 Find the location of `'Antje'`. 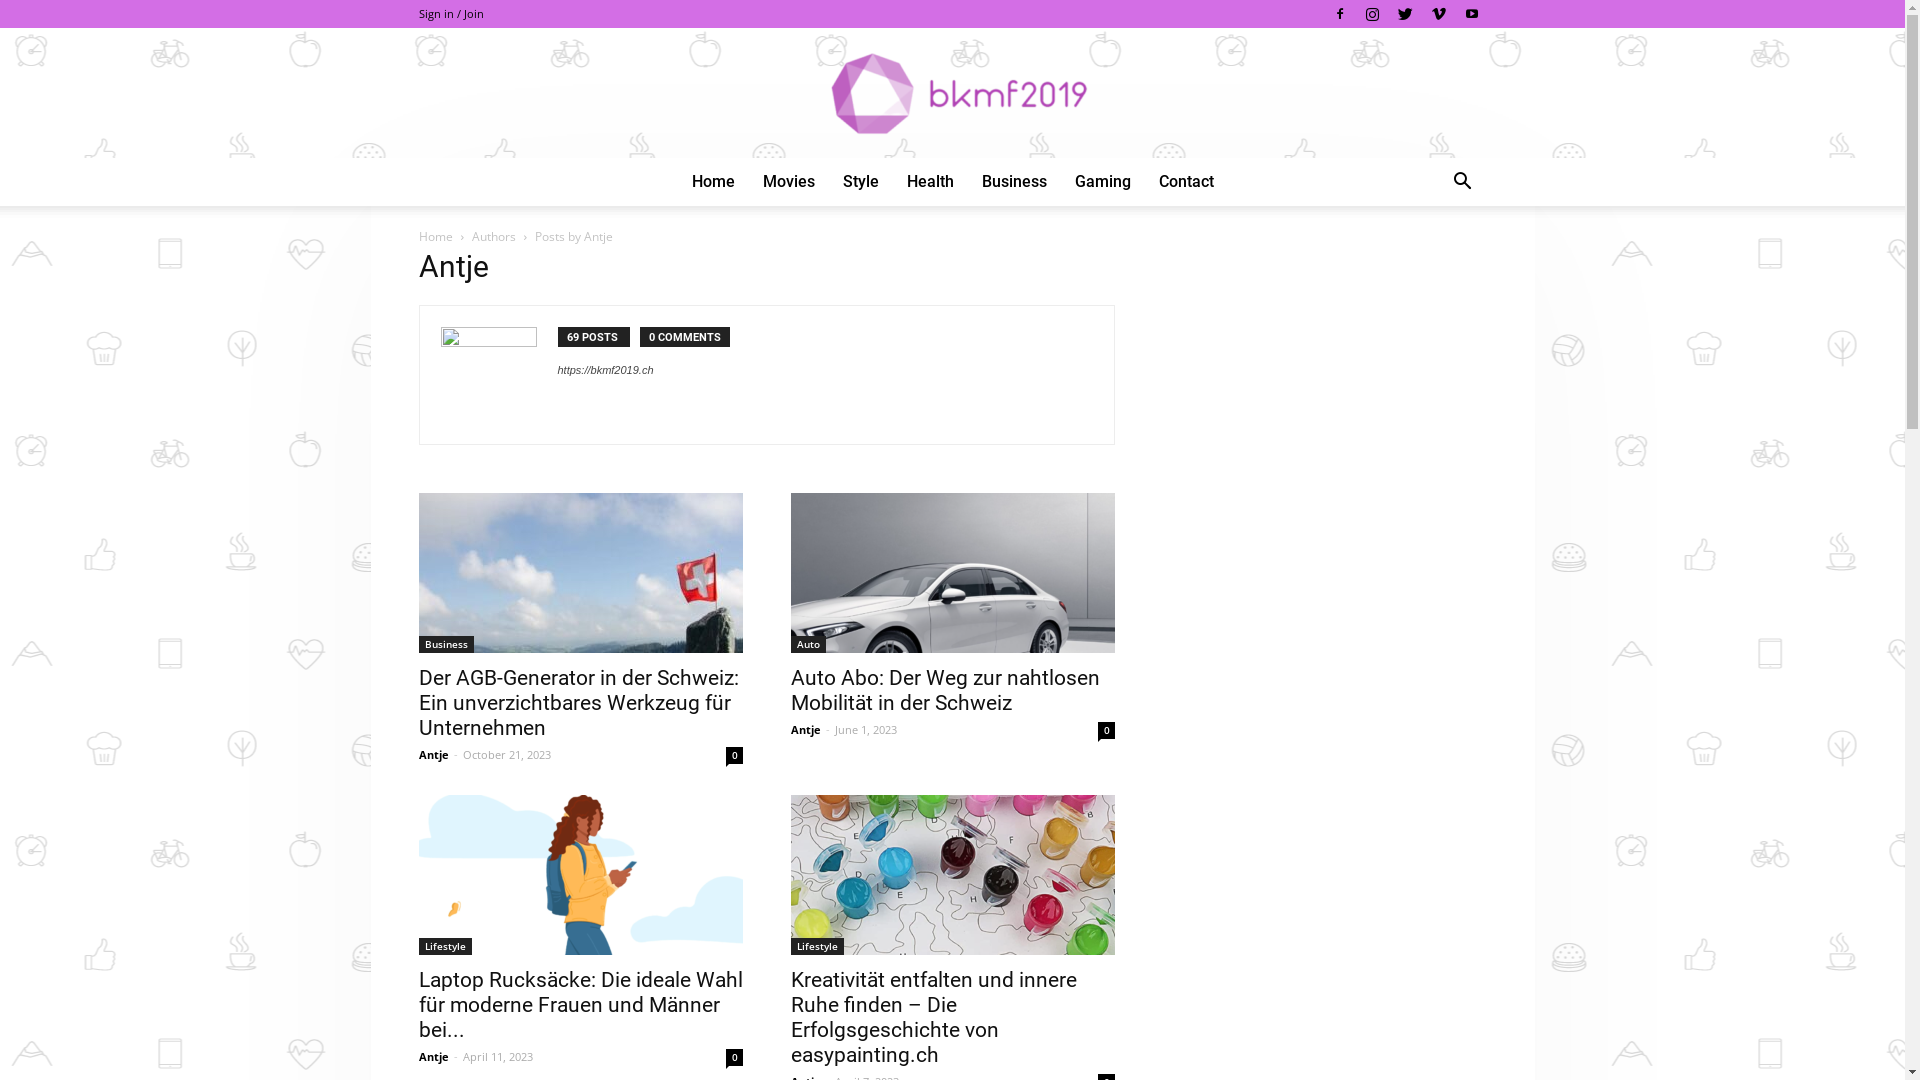

'Antje' is located at coordinates (431, 754).